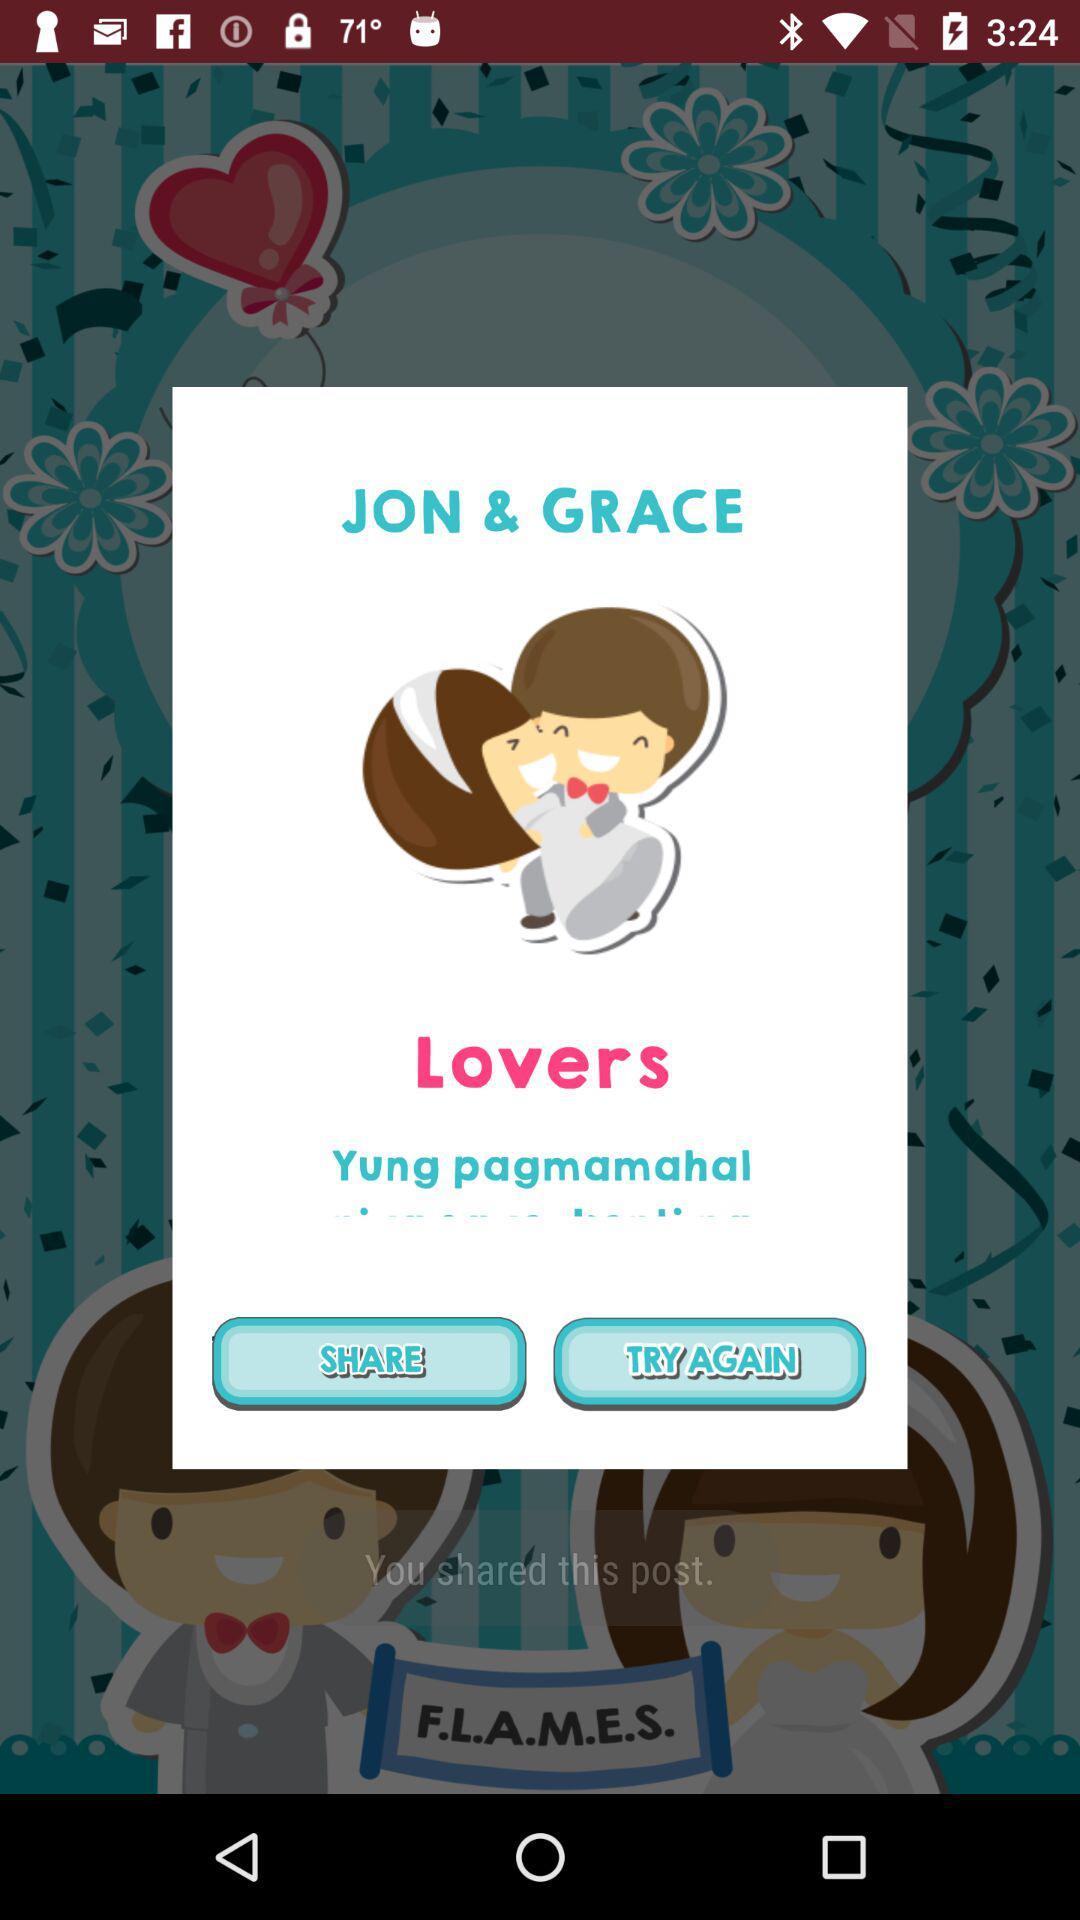 The width and height of the screenshot is (1080, 1920). I want to click on share, so click(369, 1362).